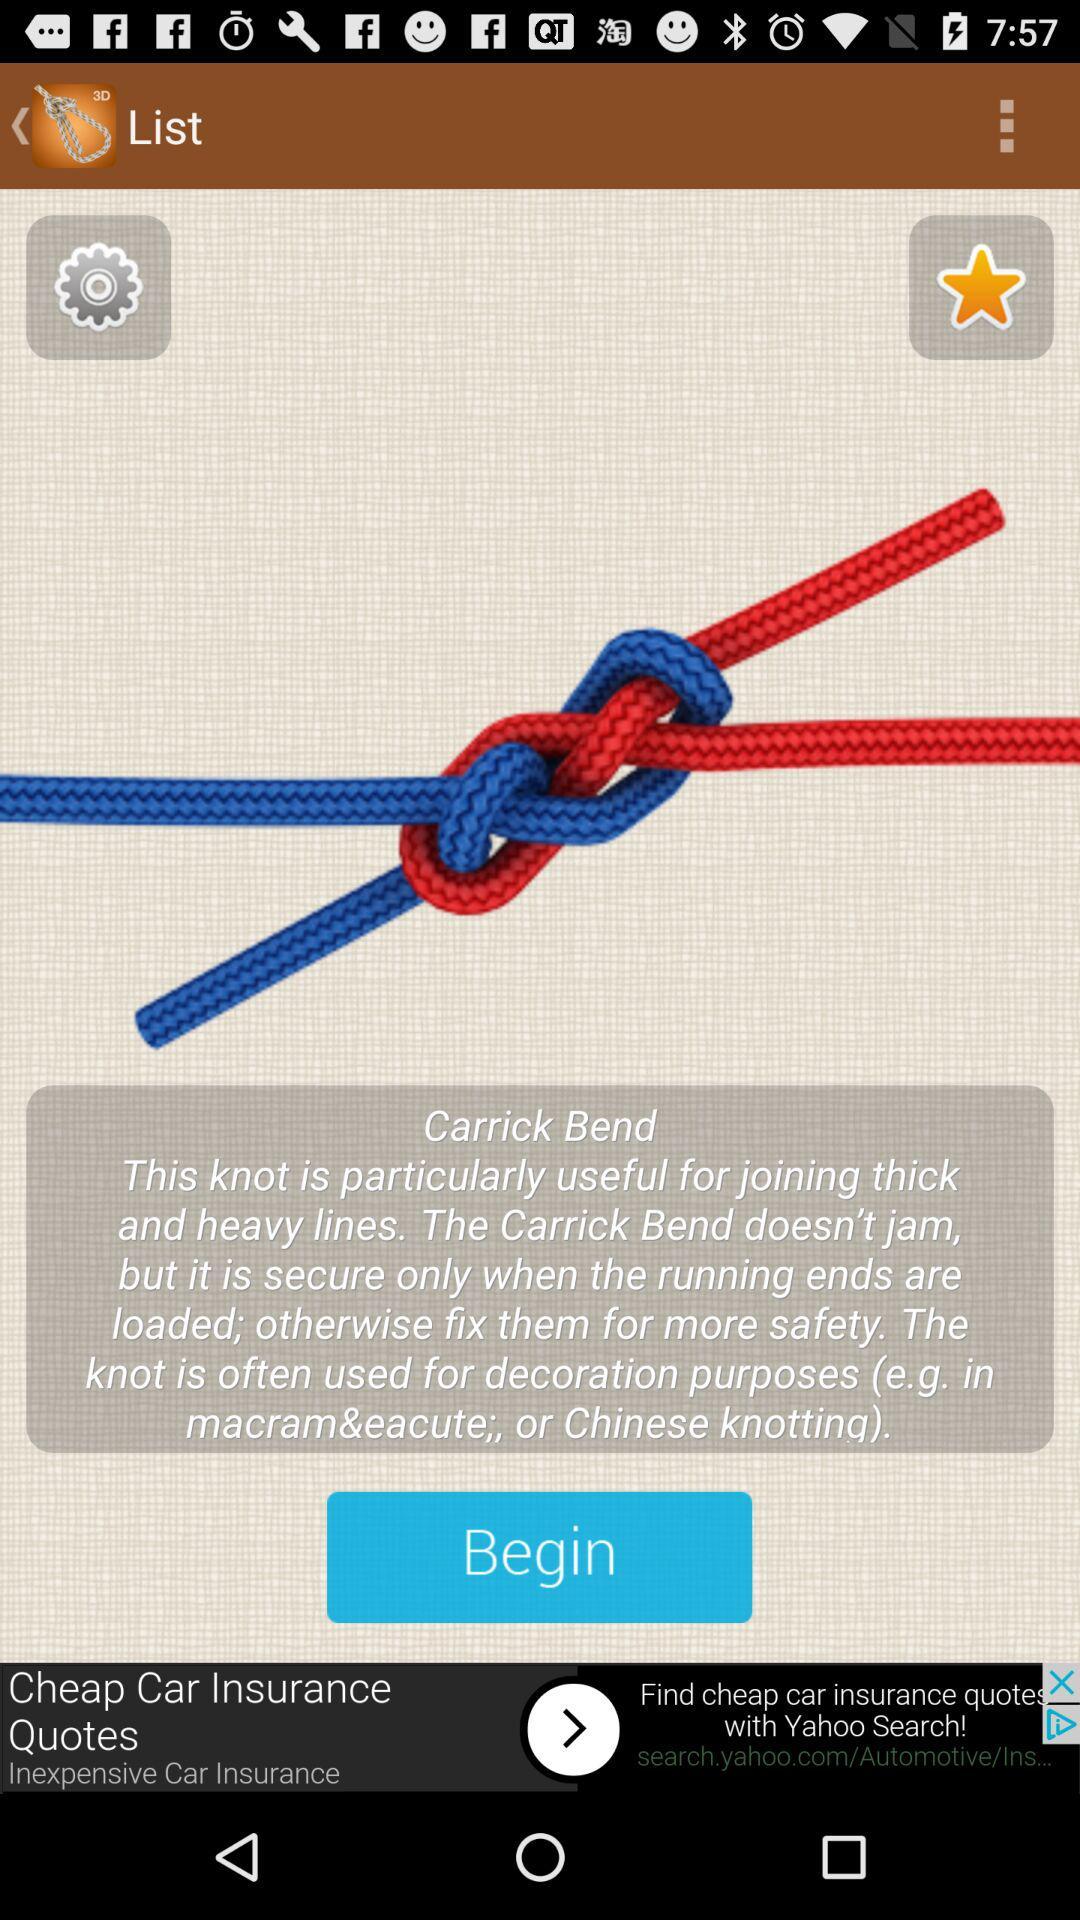 The image size is (1080, 1920). I want to click on favorite, so click(980, 286).